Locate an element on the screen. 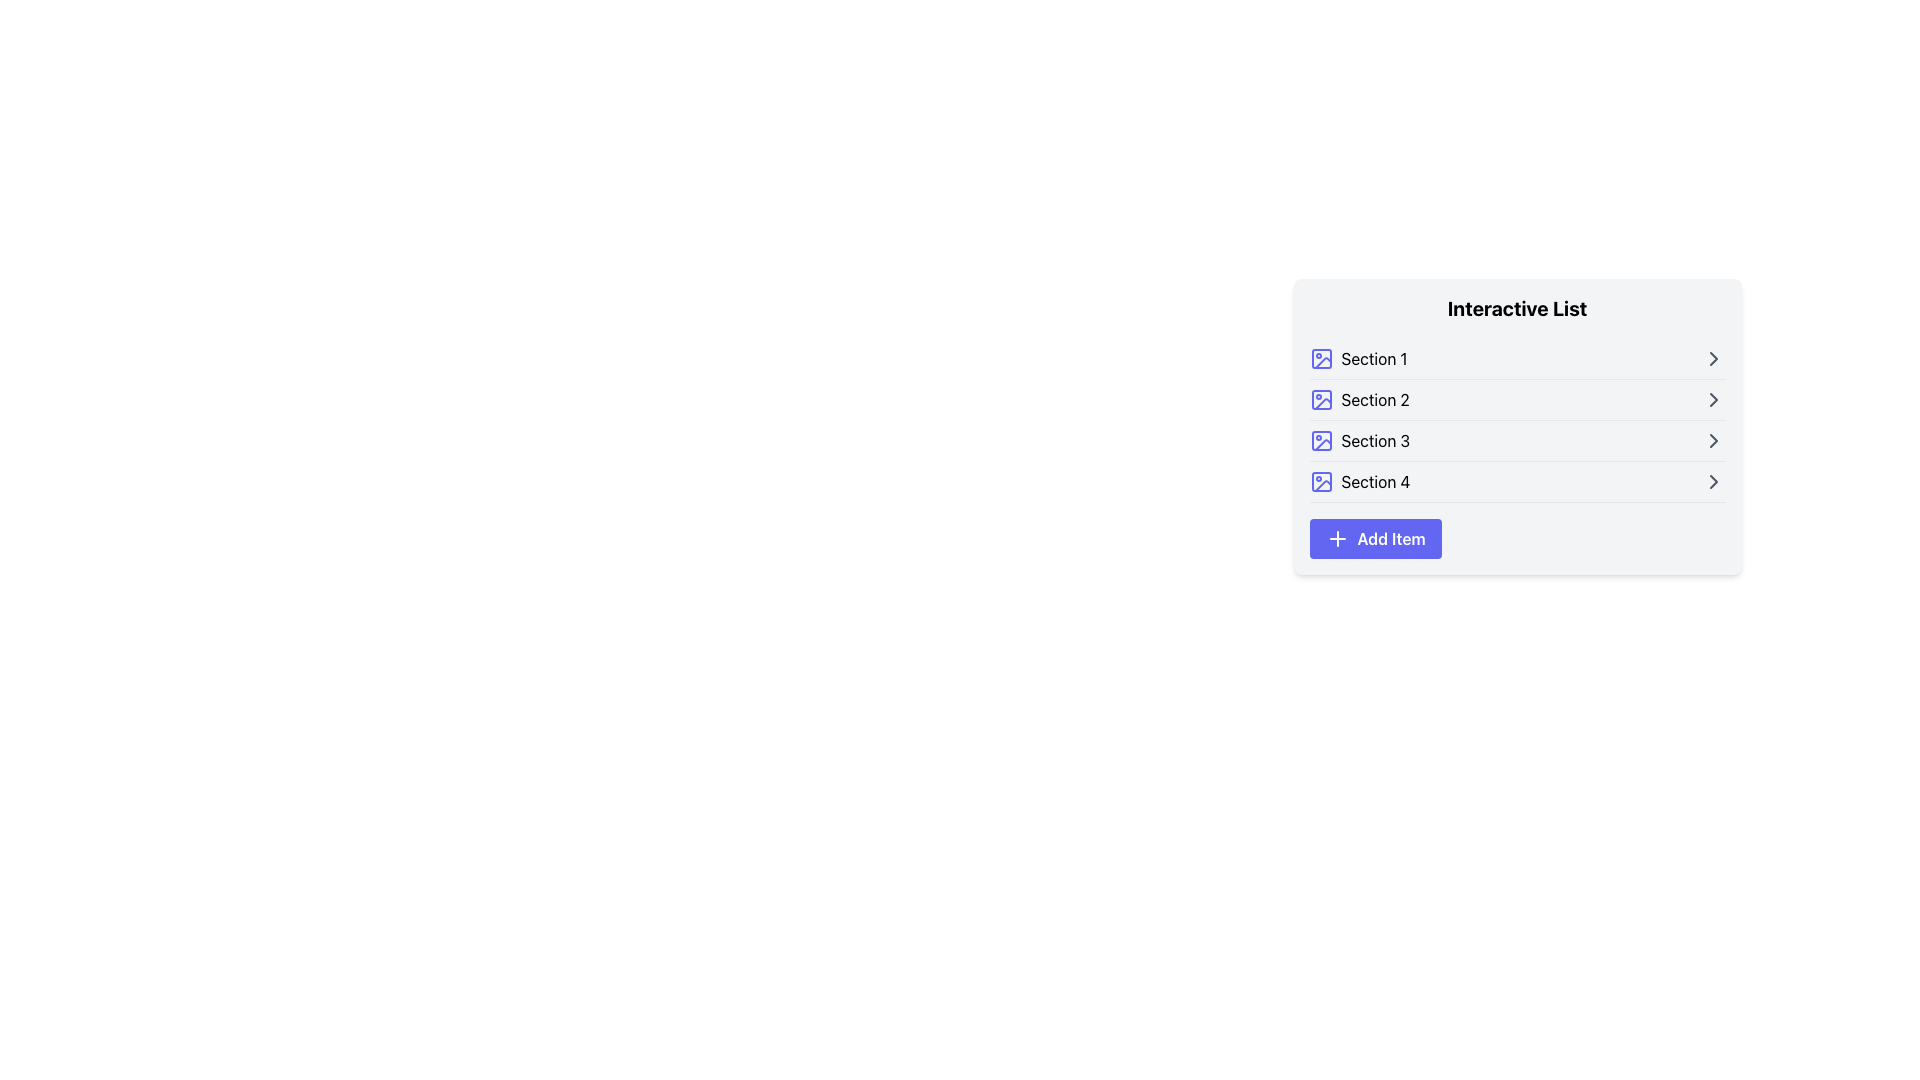  the icon resembling a framed image with a small circle in the top left corner and a diagonal line crossing part of it, located to the left of the text 'Section 3' in the bottom right of the interface is located at coordinates (1321, 439).